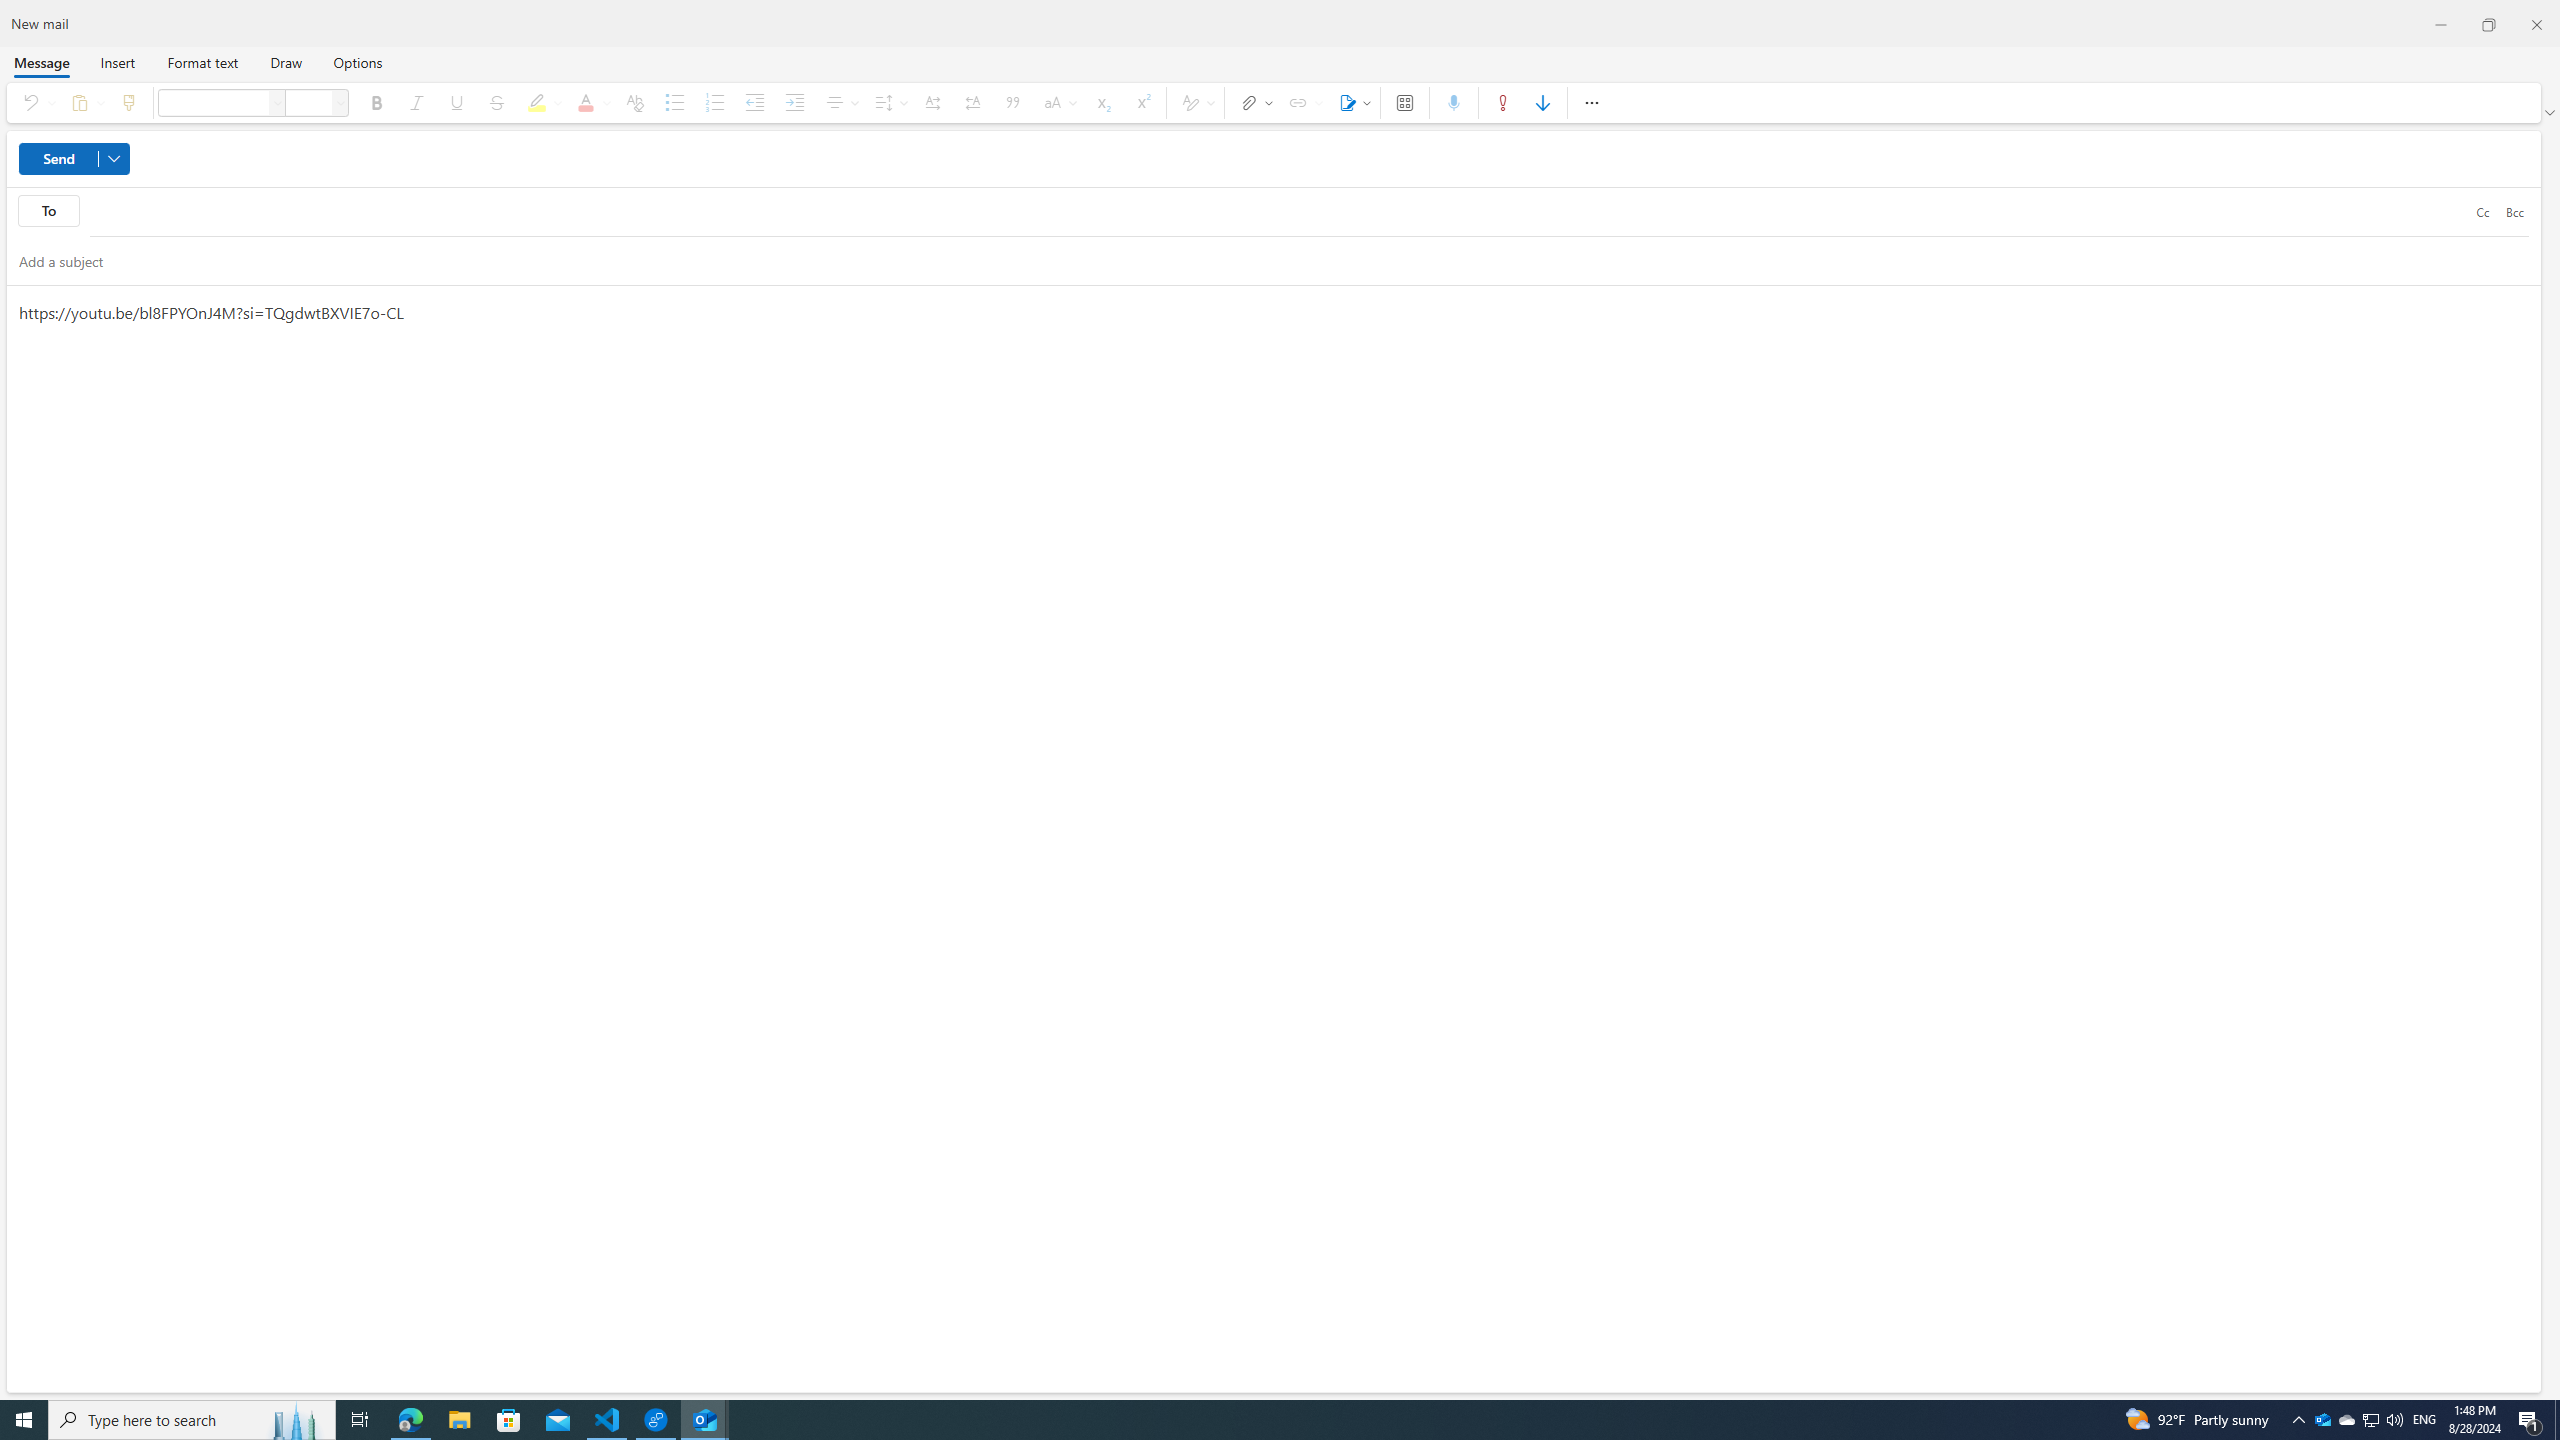 This screenshot has width=2560, height=1440. I want to click on 'Attach file', so click(1252, 102).